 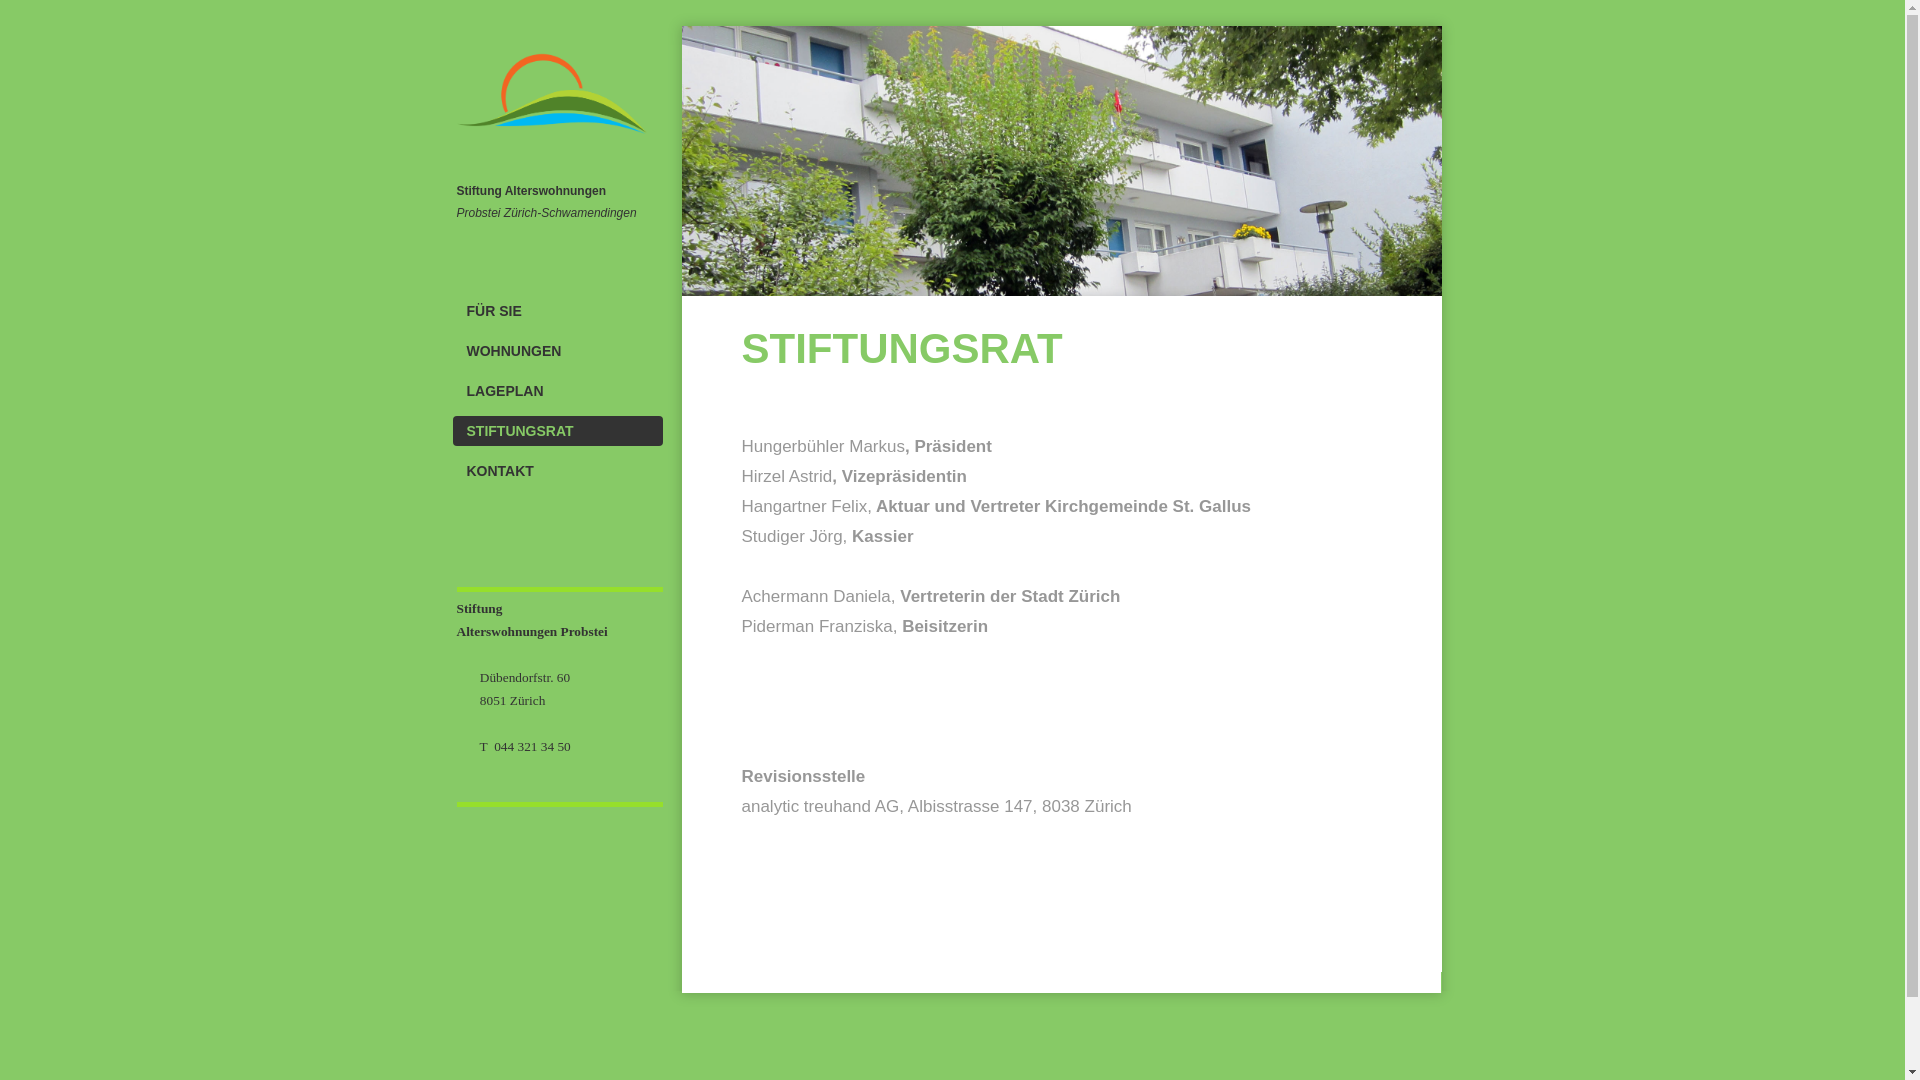 I want to click on 'WOHNUNGEN', so click(x=556, y=350).